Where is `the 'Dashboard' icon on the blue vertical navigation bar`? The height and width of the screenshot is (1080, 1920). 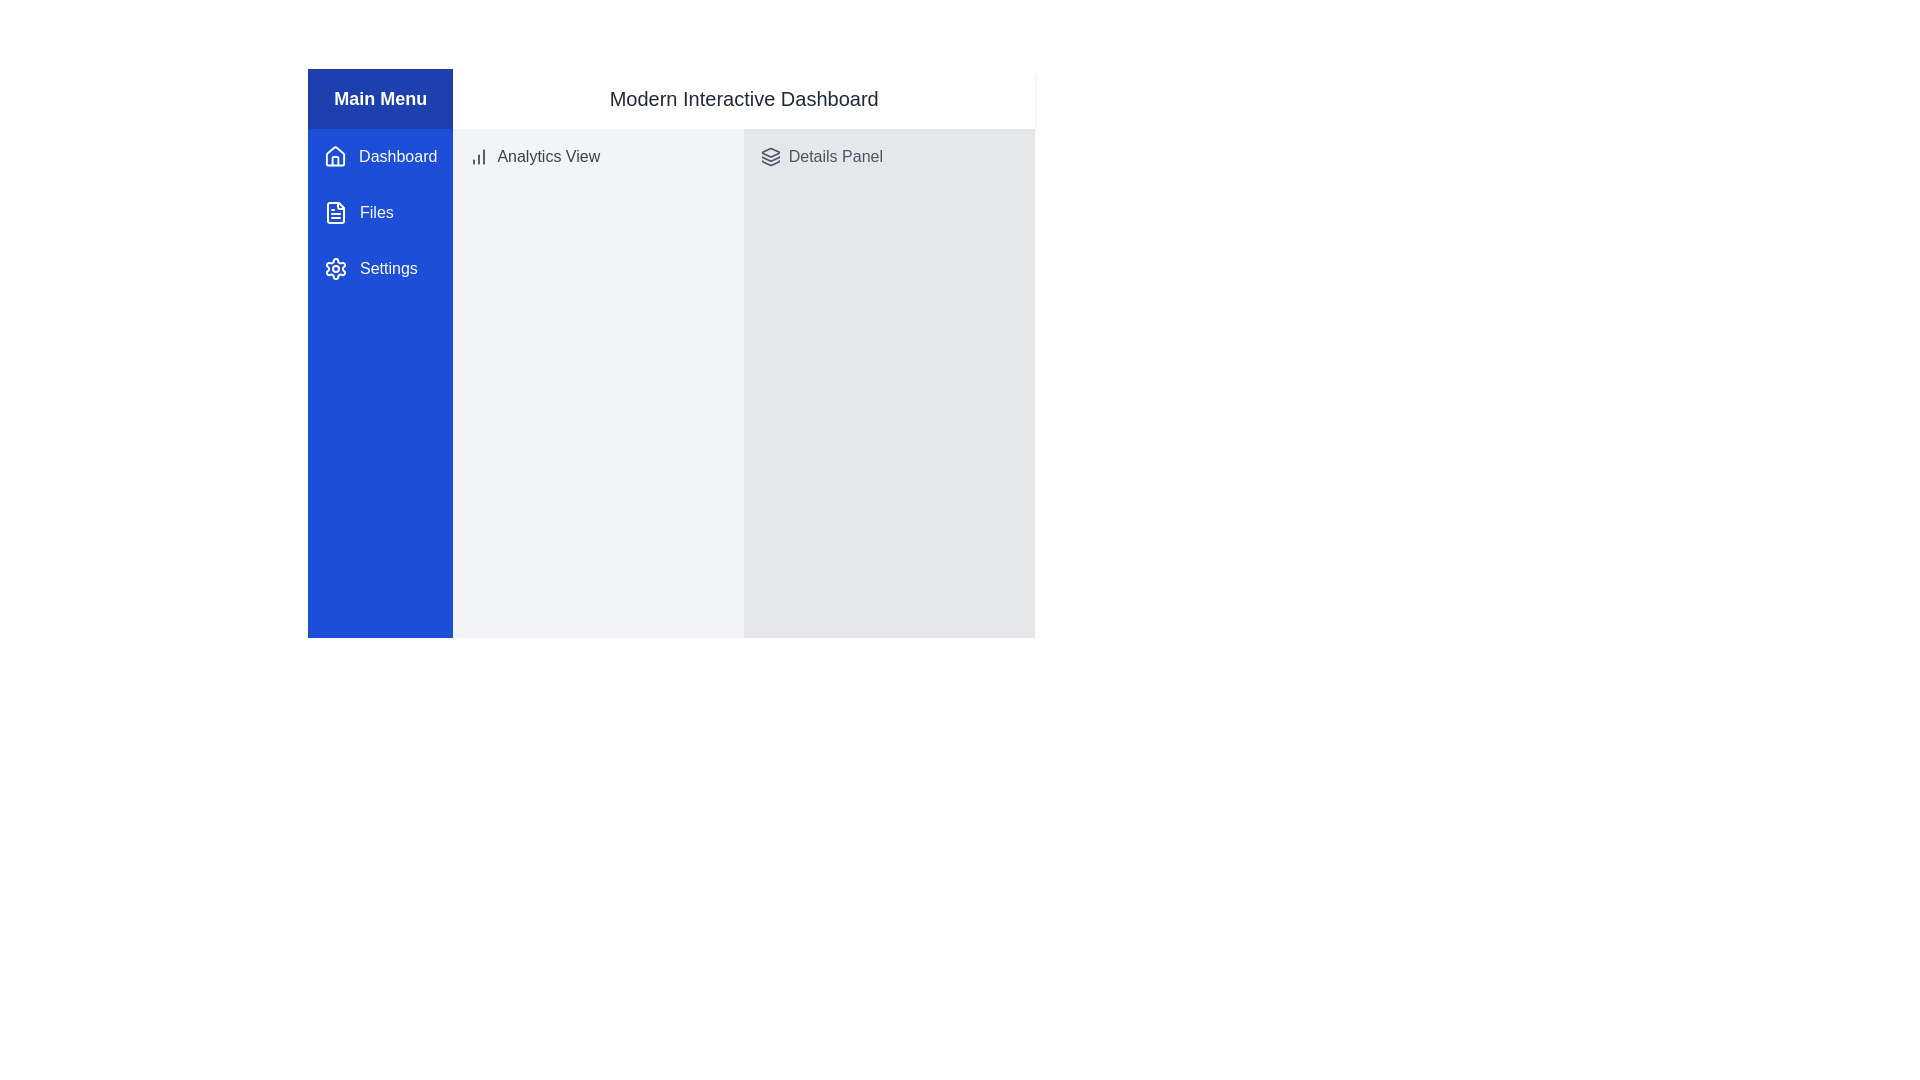
the 'Dashboard' icon on the blue vertical navigation bar is located at coordinates (335, 156).